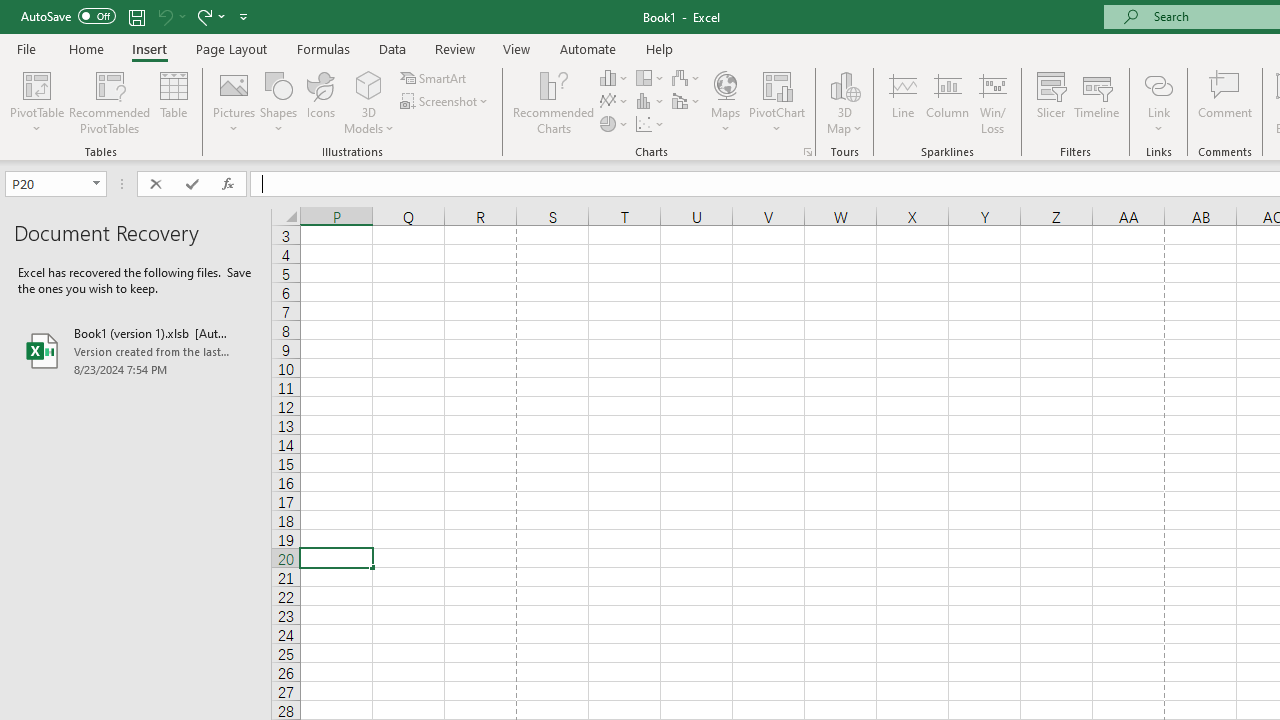 This screenshot has width=1280, height=720. I want to click on 'Comment', so click(1223, 103).